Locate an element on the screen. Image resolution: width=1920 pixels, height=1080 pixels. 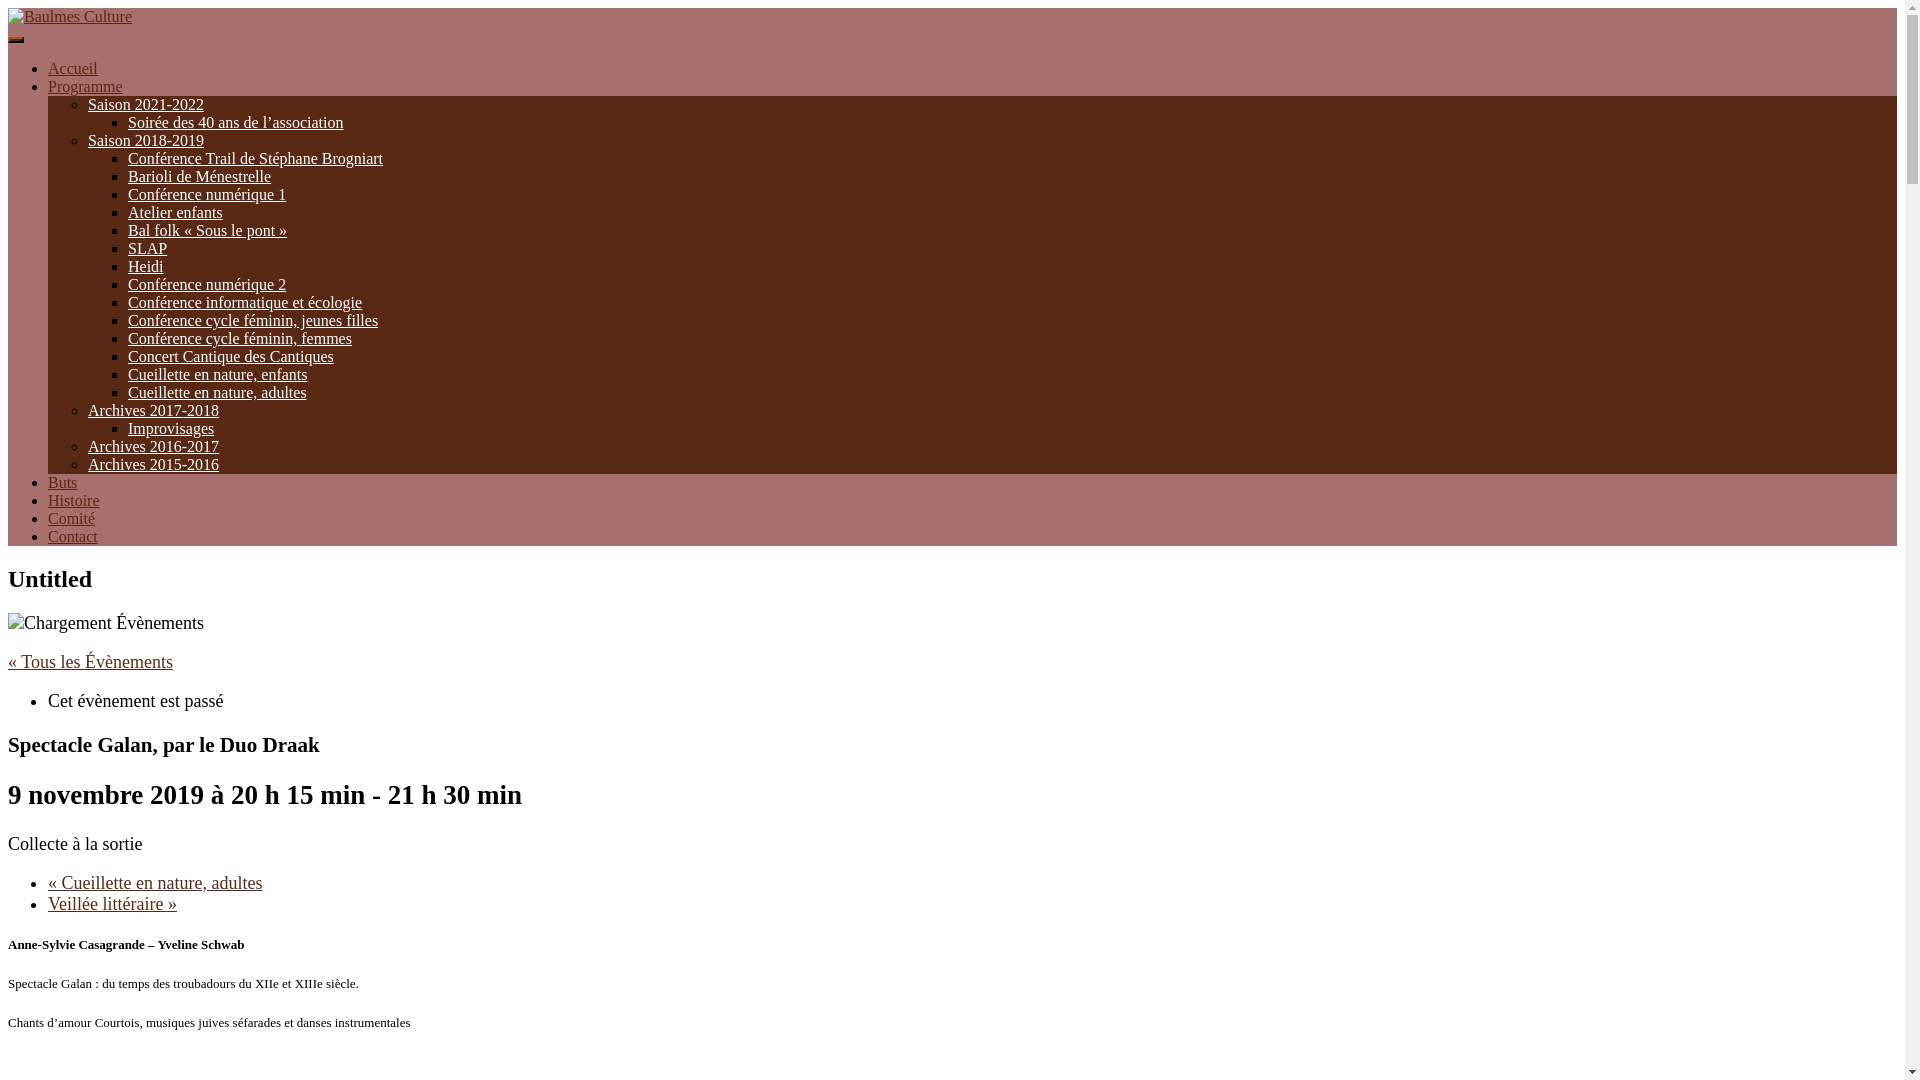
'Skip to main content' is located at coordinates (7, 7).